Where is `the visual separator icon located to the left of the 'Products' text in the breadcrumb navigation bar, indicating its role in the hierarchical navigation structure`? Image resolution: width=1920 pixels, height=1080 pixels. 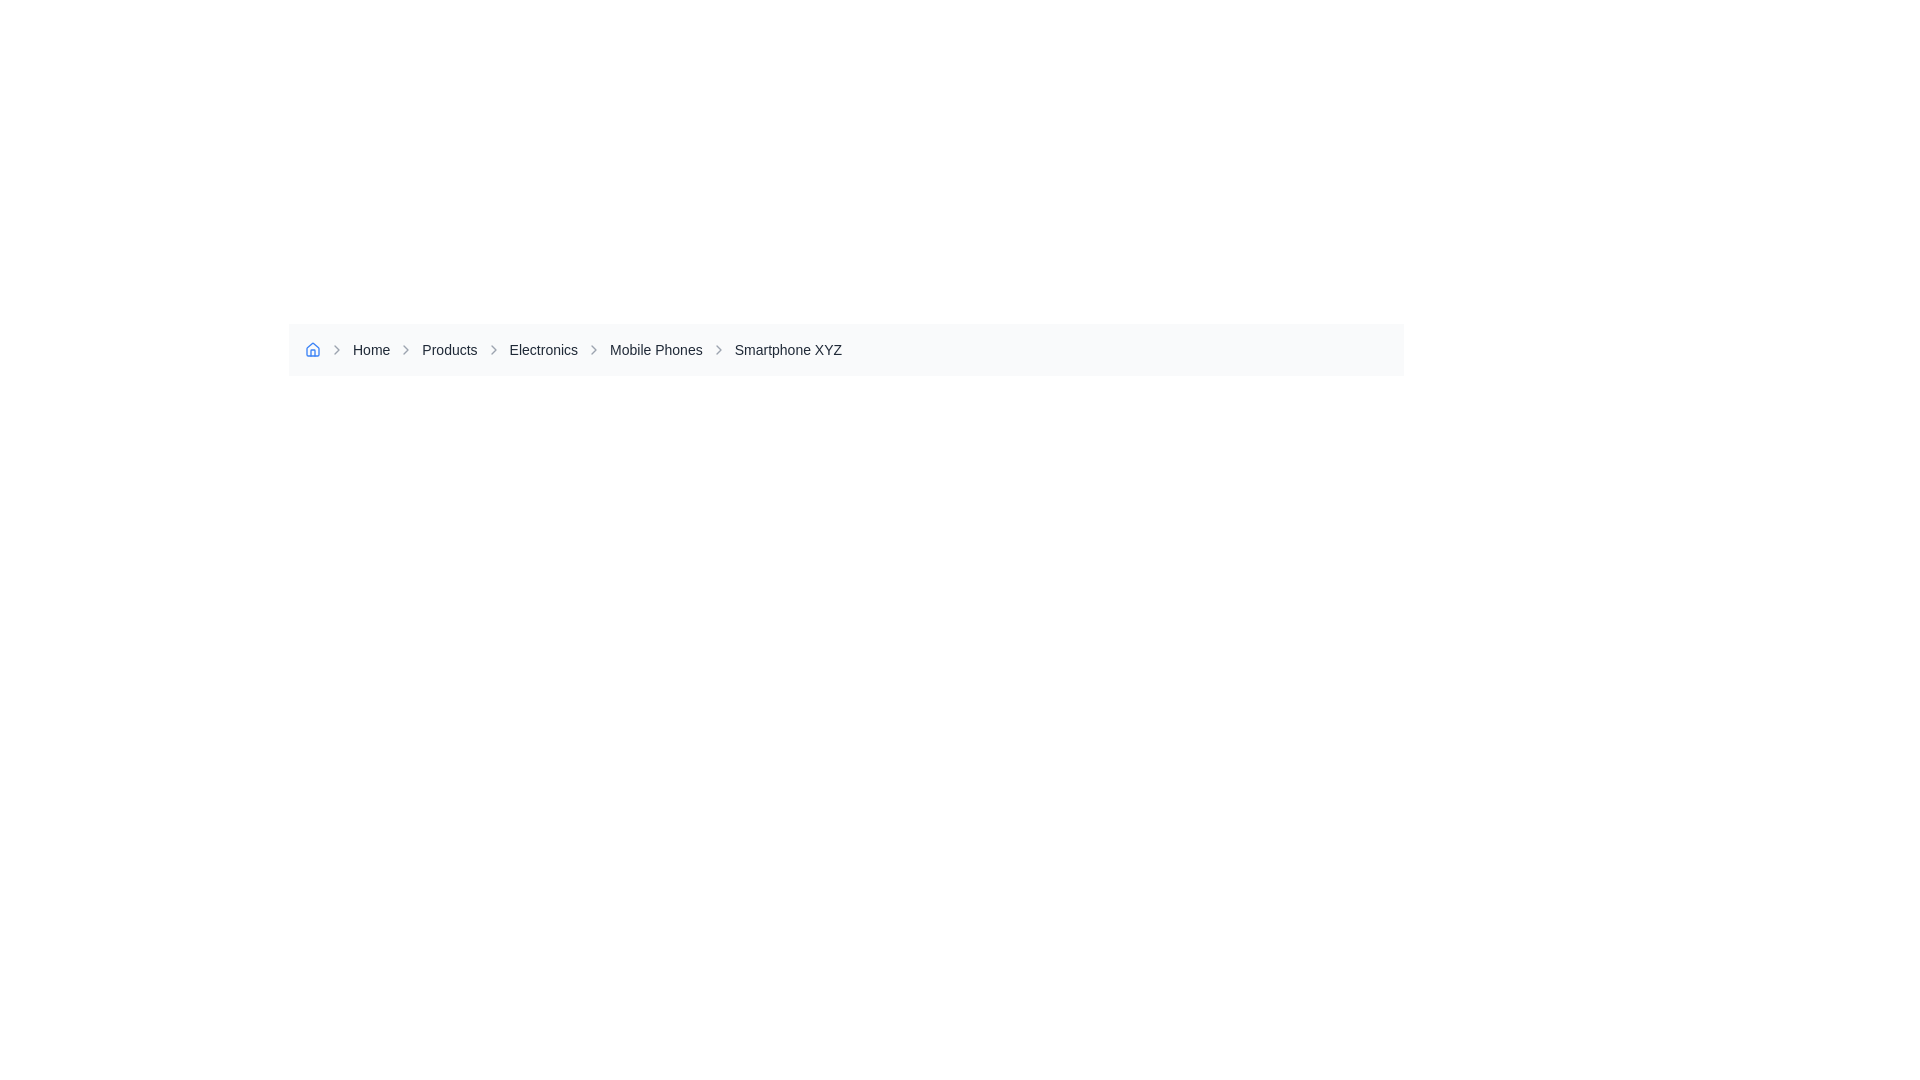
the visual separator icon located to the left of the 'Products' text in the breadcrumb navigation bar, indicating its role in the hierarchical navigation structure is located at coordinates (405, 349).